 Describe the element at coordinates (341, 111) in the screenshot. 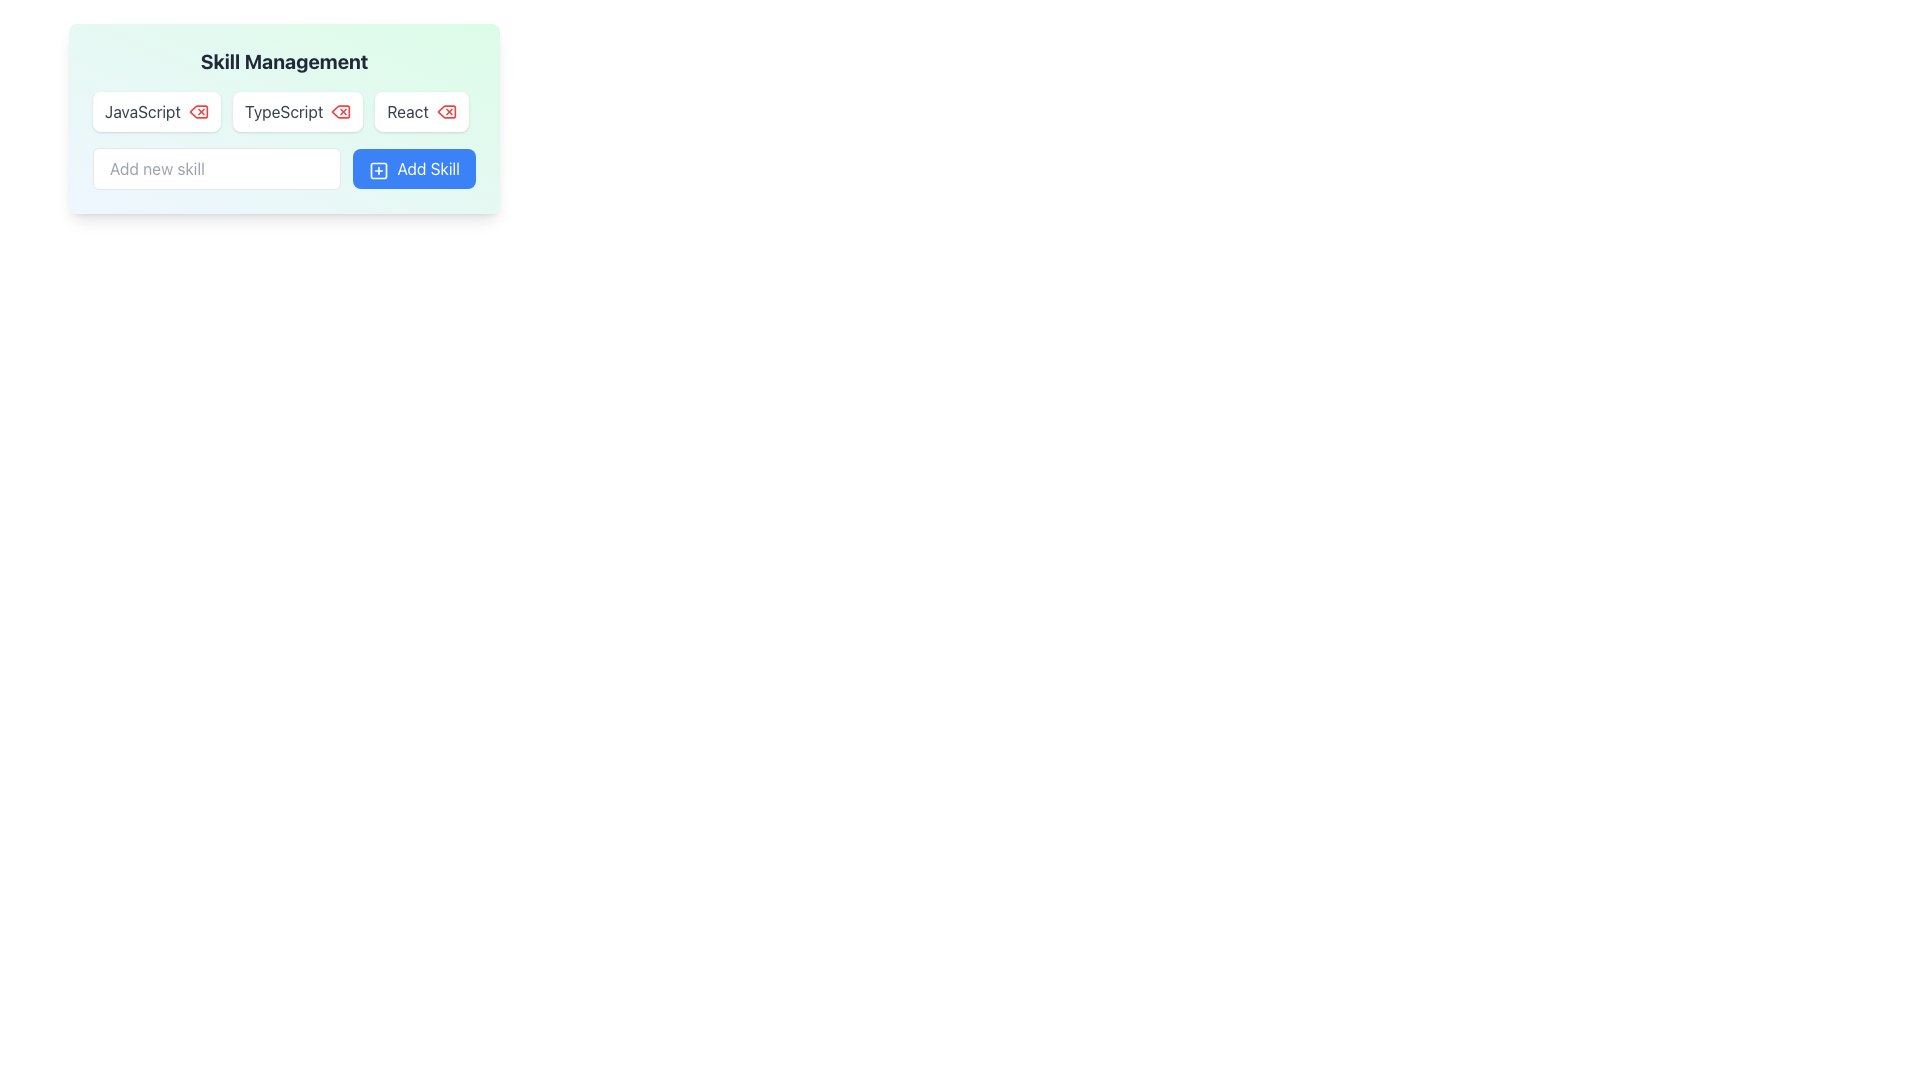

I see `the central graphical element of the delete icon associated with the 'TypeScript' skill badge` at that location.